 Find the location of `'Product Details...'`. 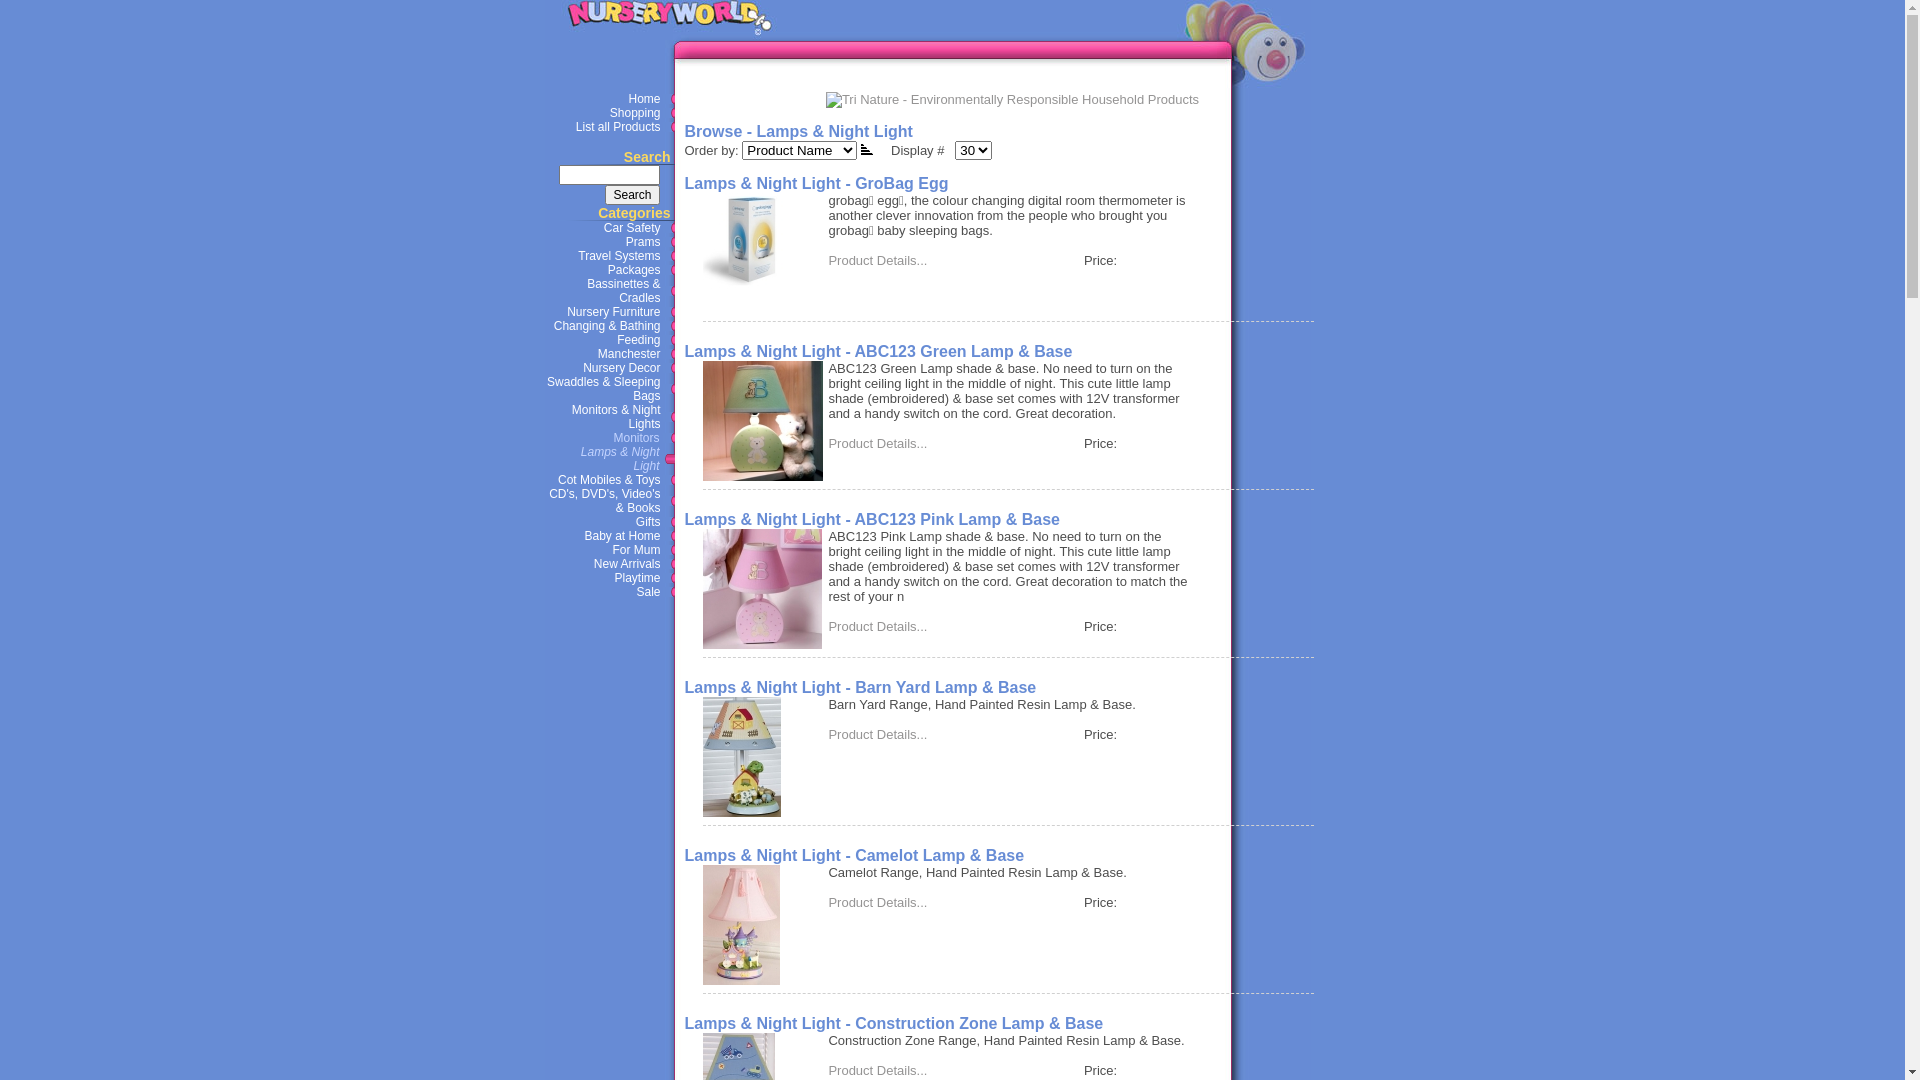

'Product Details...' is located at coordinates (877, 259).